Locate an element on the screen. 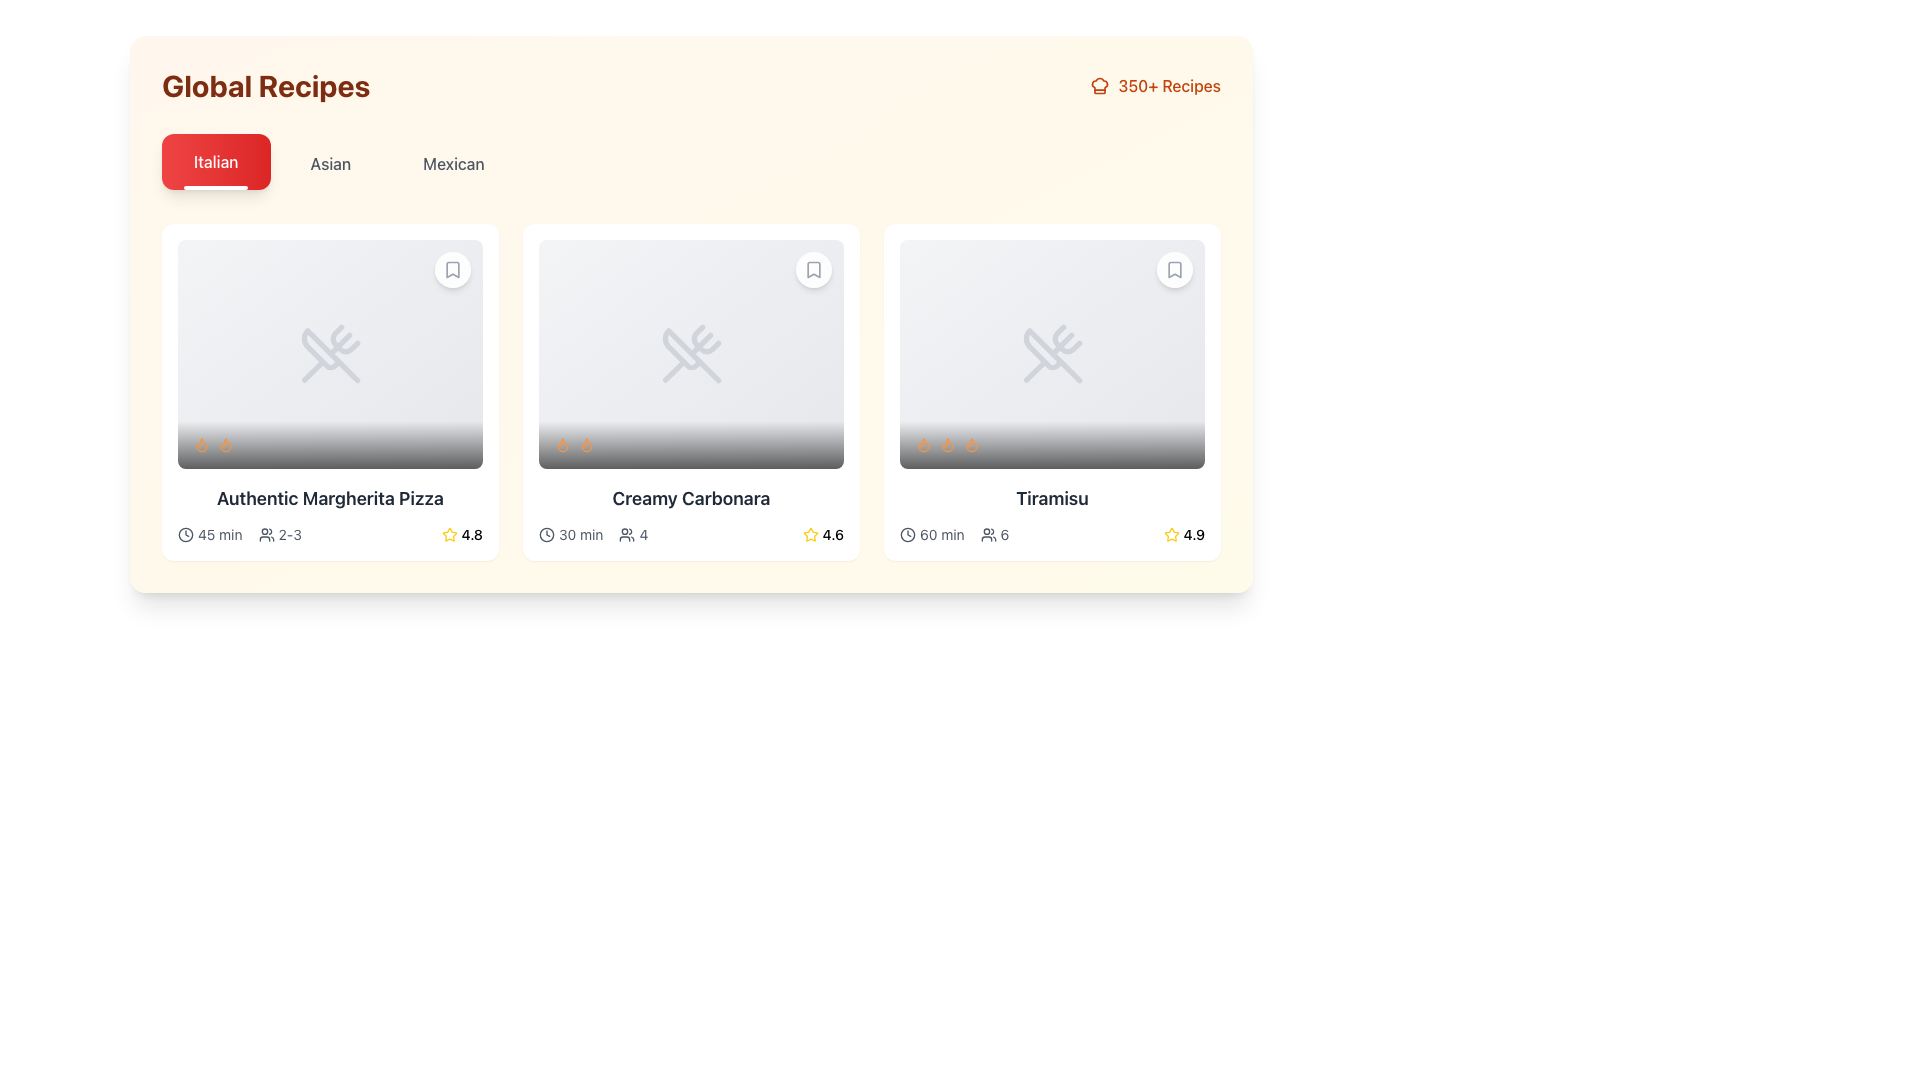 The width and height of the screenshot is (1920, 1080). the Text component displaying '2-3', which is styled with a gray font and positioned to the right of an icon representing a group of people, located in the bottom section of the first recipe card in the recipe gallery is located at coordinates (279, 533).